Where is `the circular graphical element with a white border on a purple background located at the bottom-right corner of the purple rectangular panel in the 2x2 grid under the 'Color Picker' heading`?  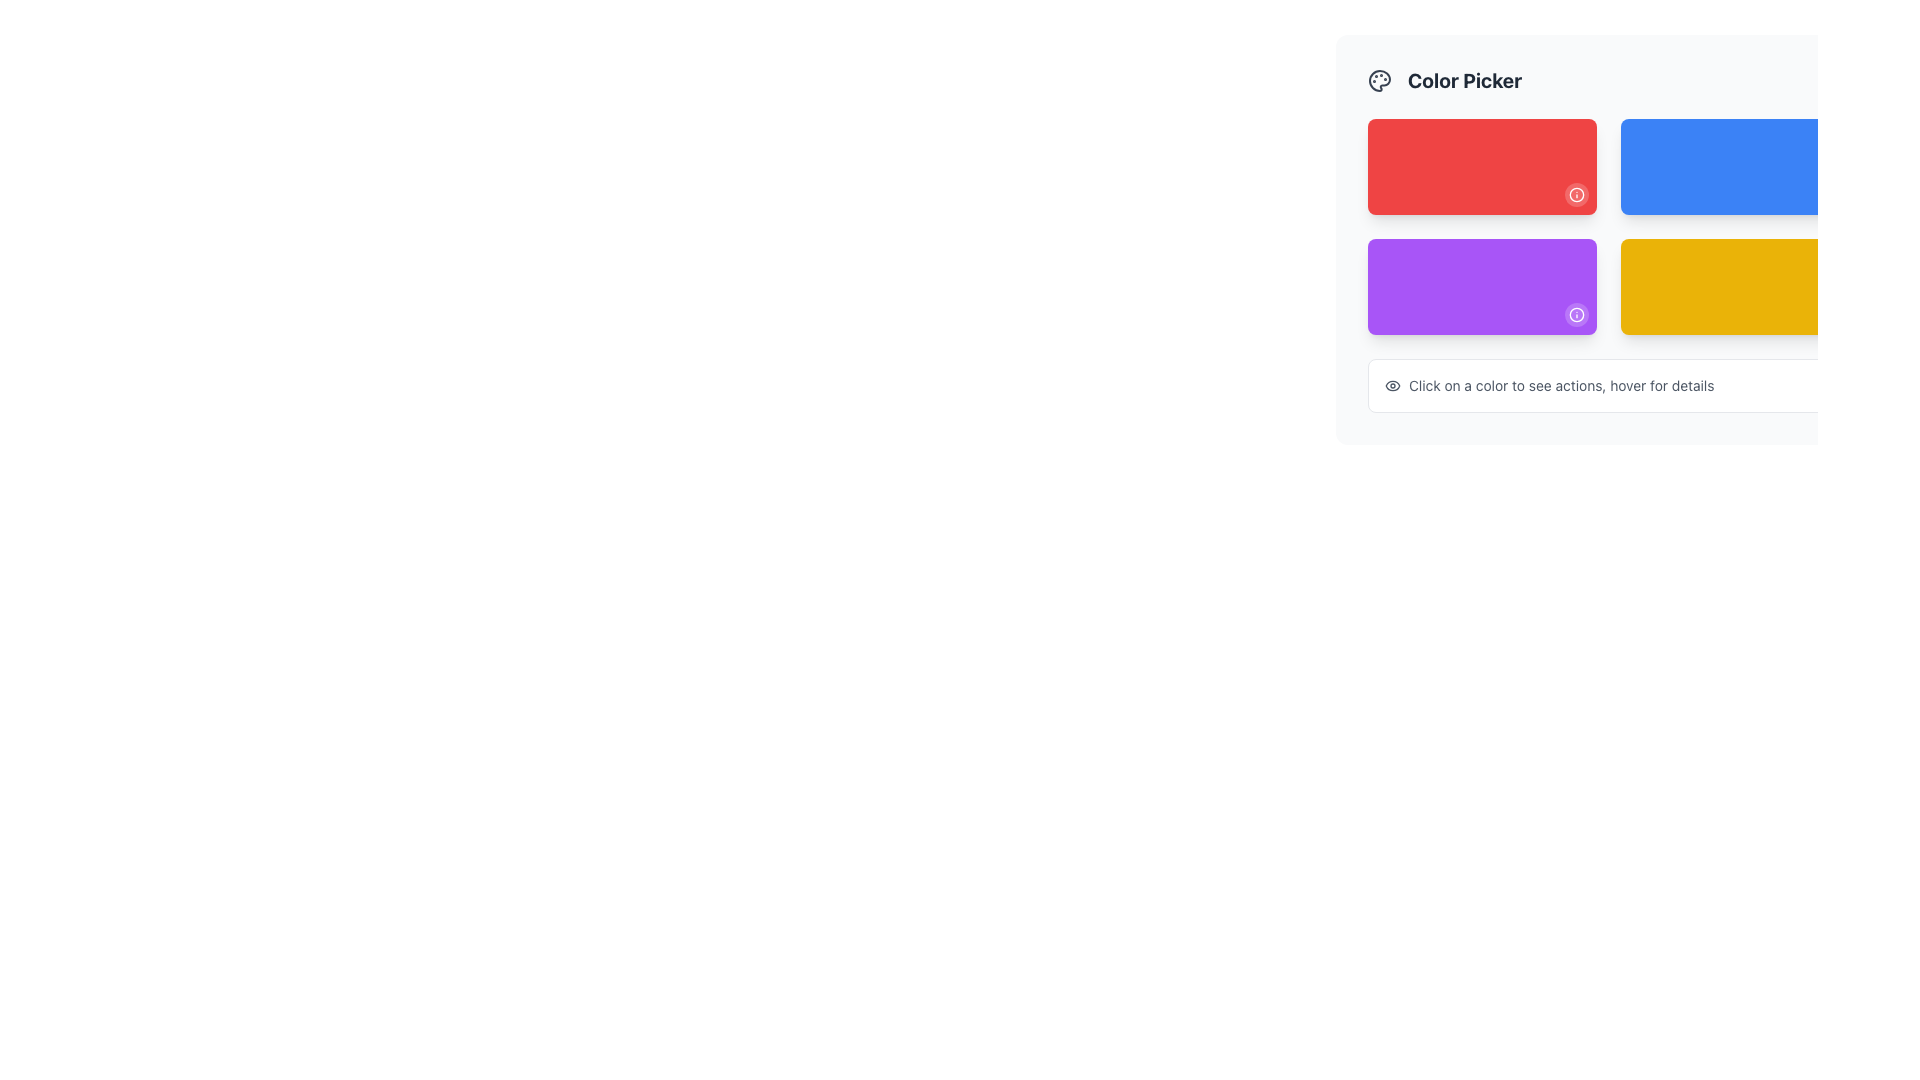
the circular graphical element with a white border on a purple background located at the bottom-right corner of the purple rectangular panel in the 2x2 grid under the 'Color Picker' heading is located at coordinates (1576, 315).